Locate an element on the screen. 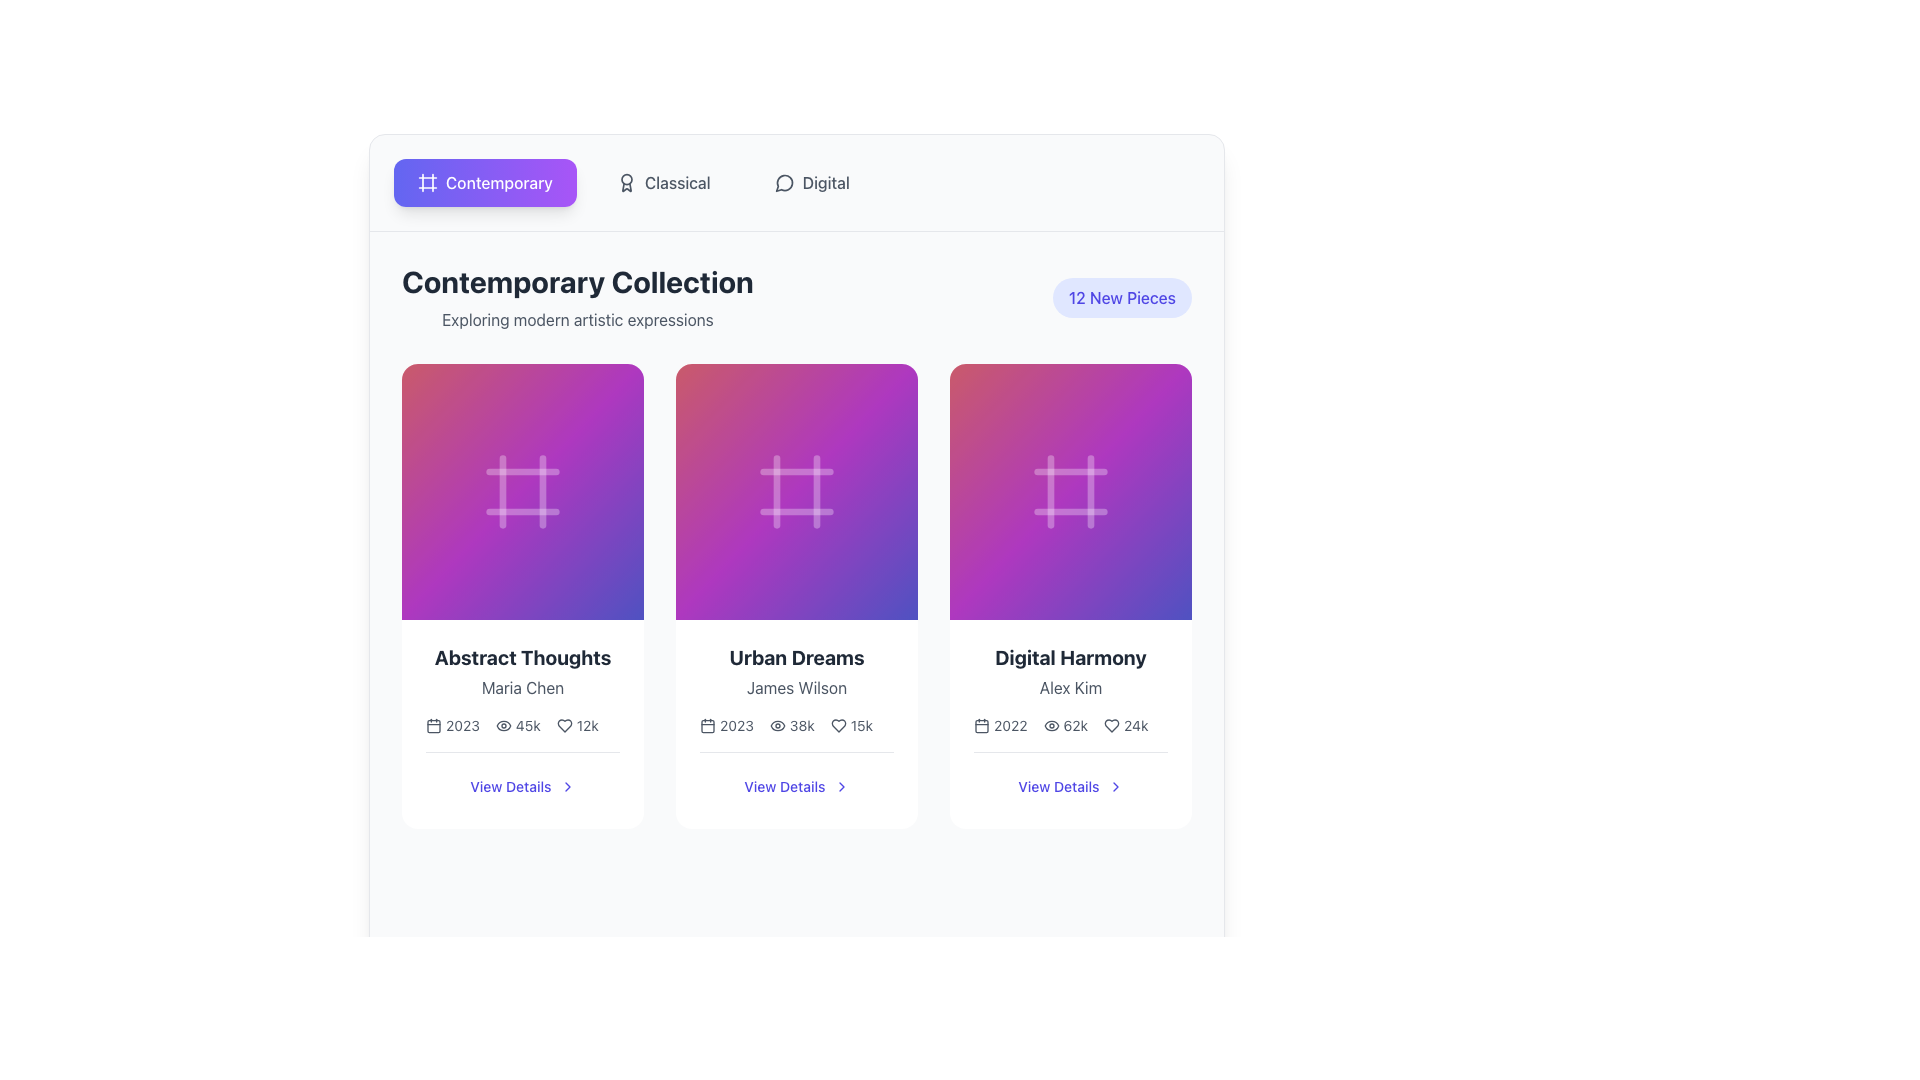  the static text block located in the first card of the gallery, which serves as a label or title for the card is located at coordinates (523, 671).